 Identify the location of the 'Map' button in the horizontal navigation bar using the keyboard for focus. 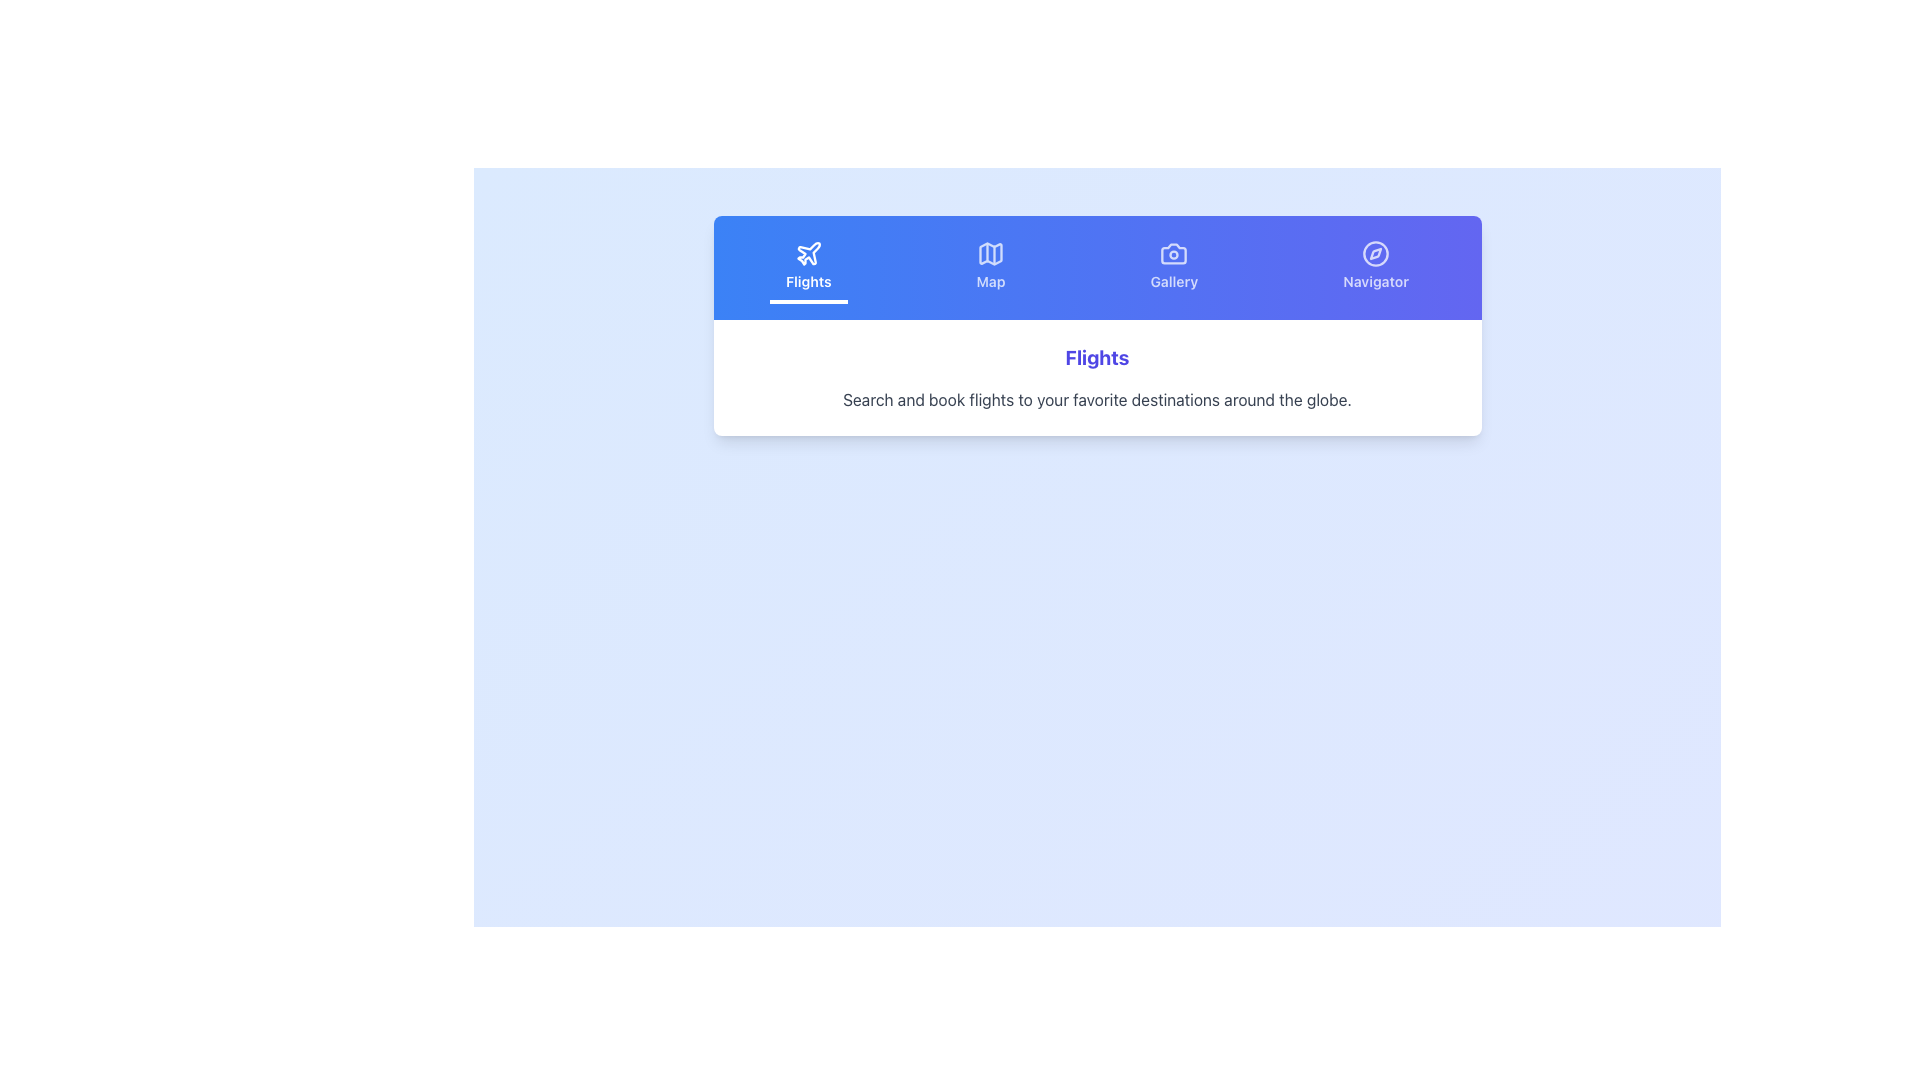
(991, 266).